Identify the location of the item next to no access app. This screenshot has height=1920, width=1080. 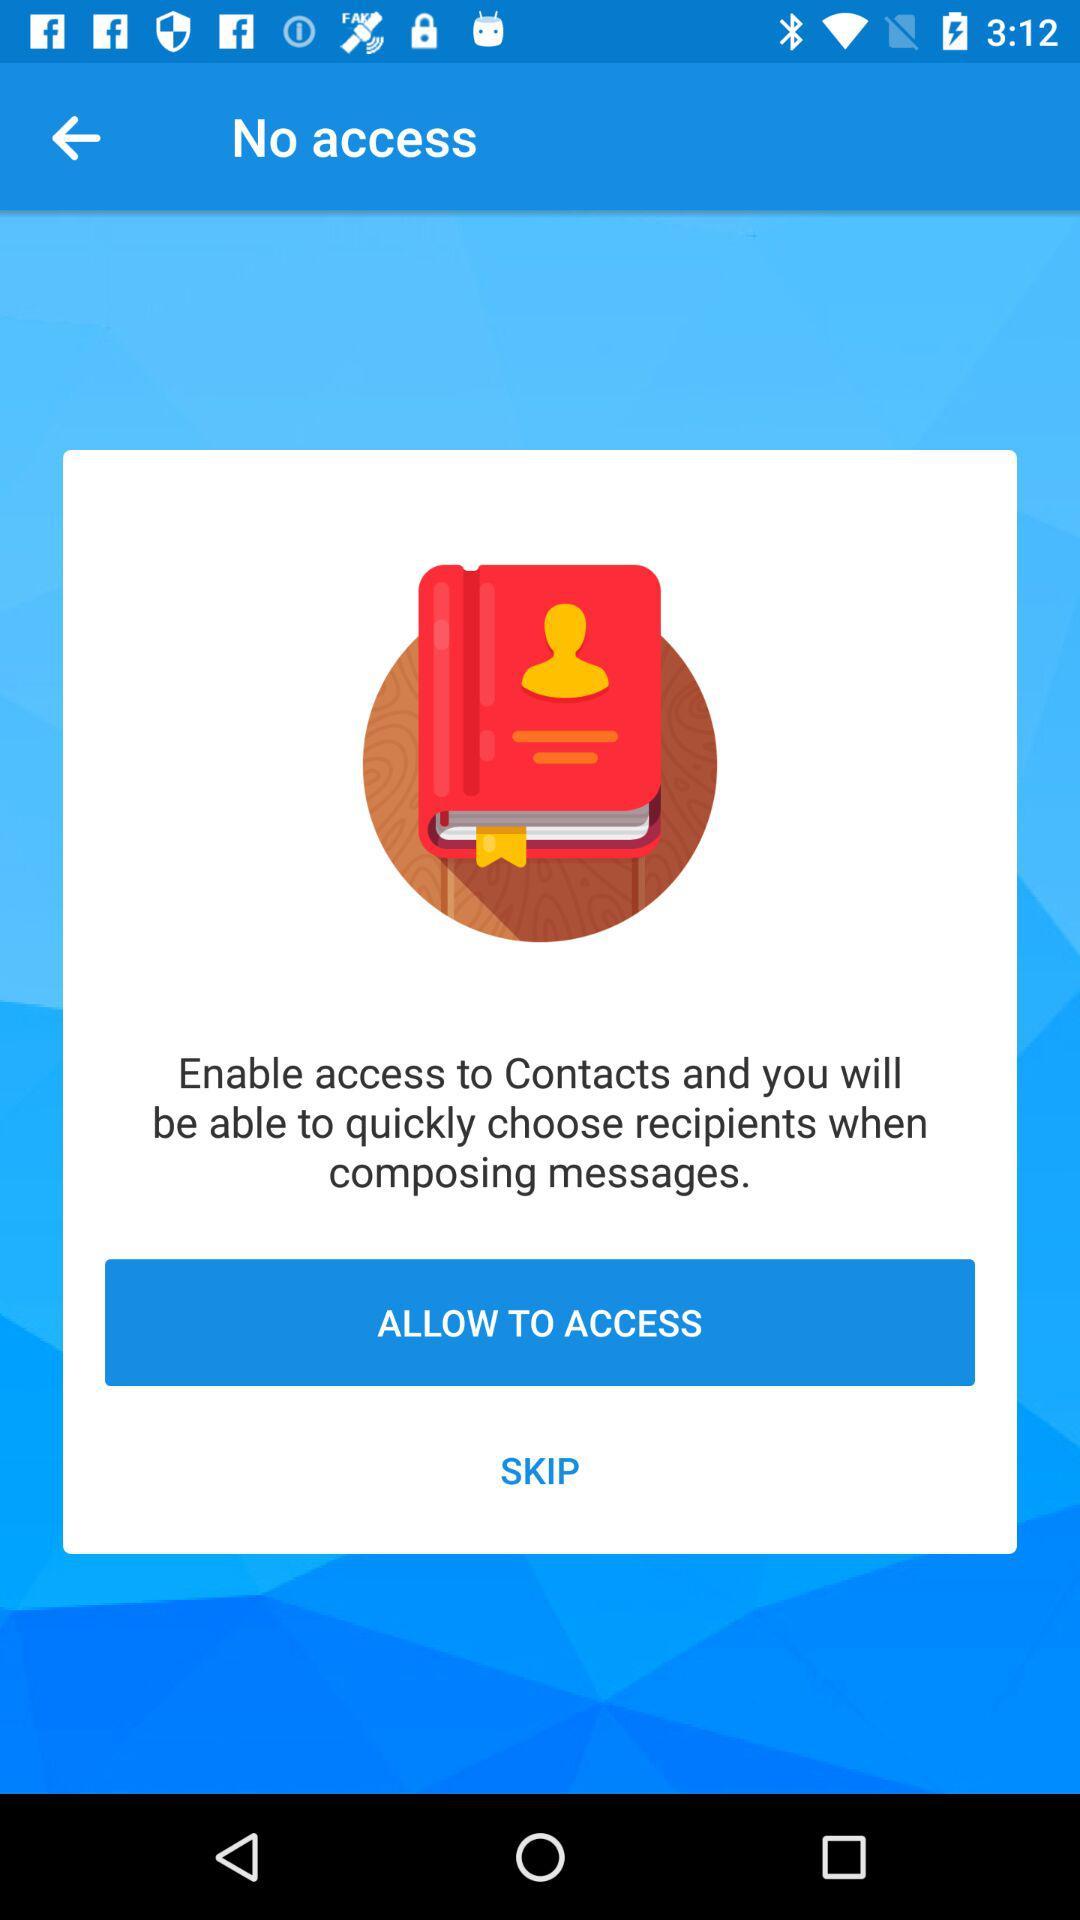
(83, 135).